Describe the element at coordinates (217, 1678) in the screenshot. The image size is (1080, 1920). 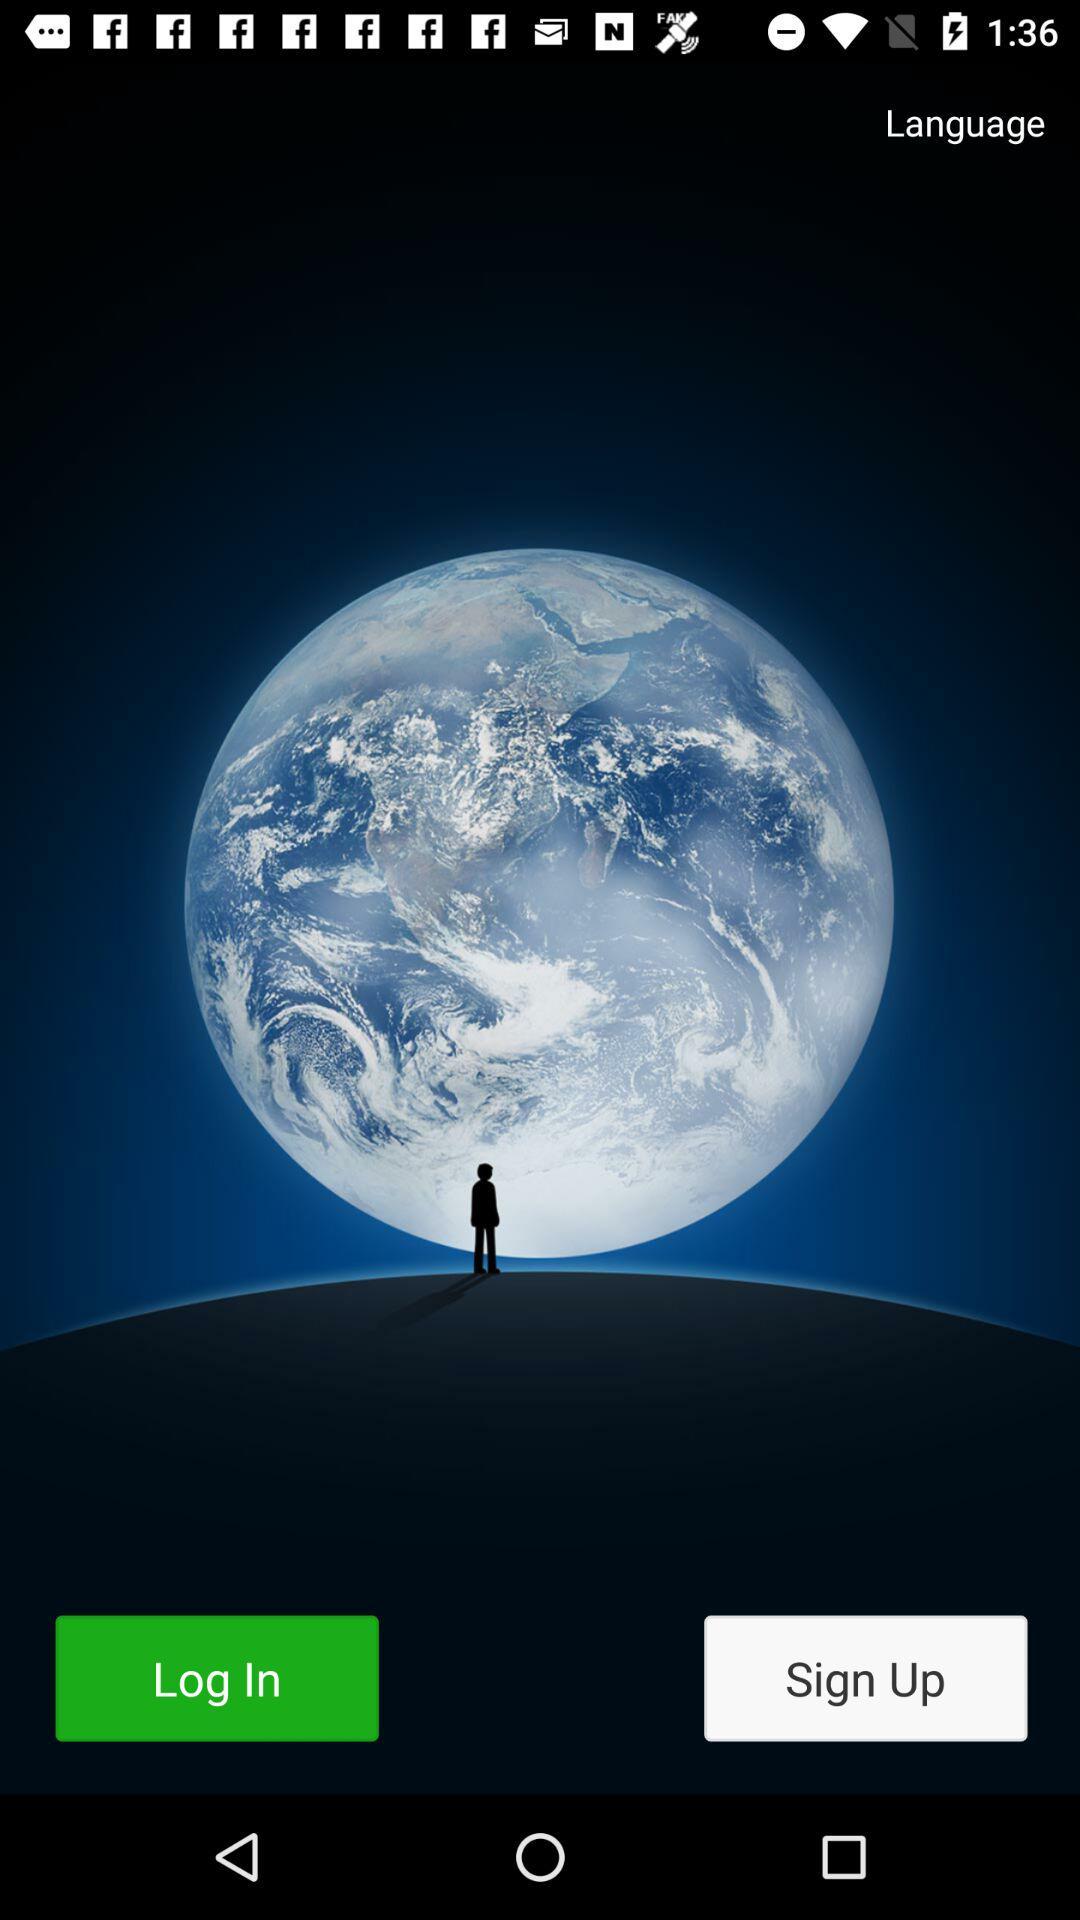
I see `log in button` at that location.